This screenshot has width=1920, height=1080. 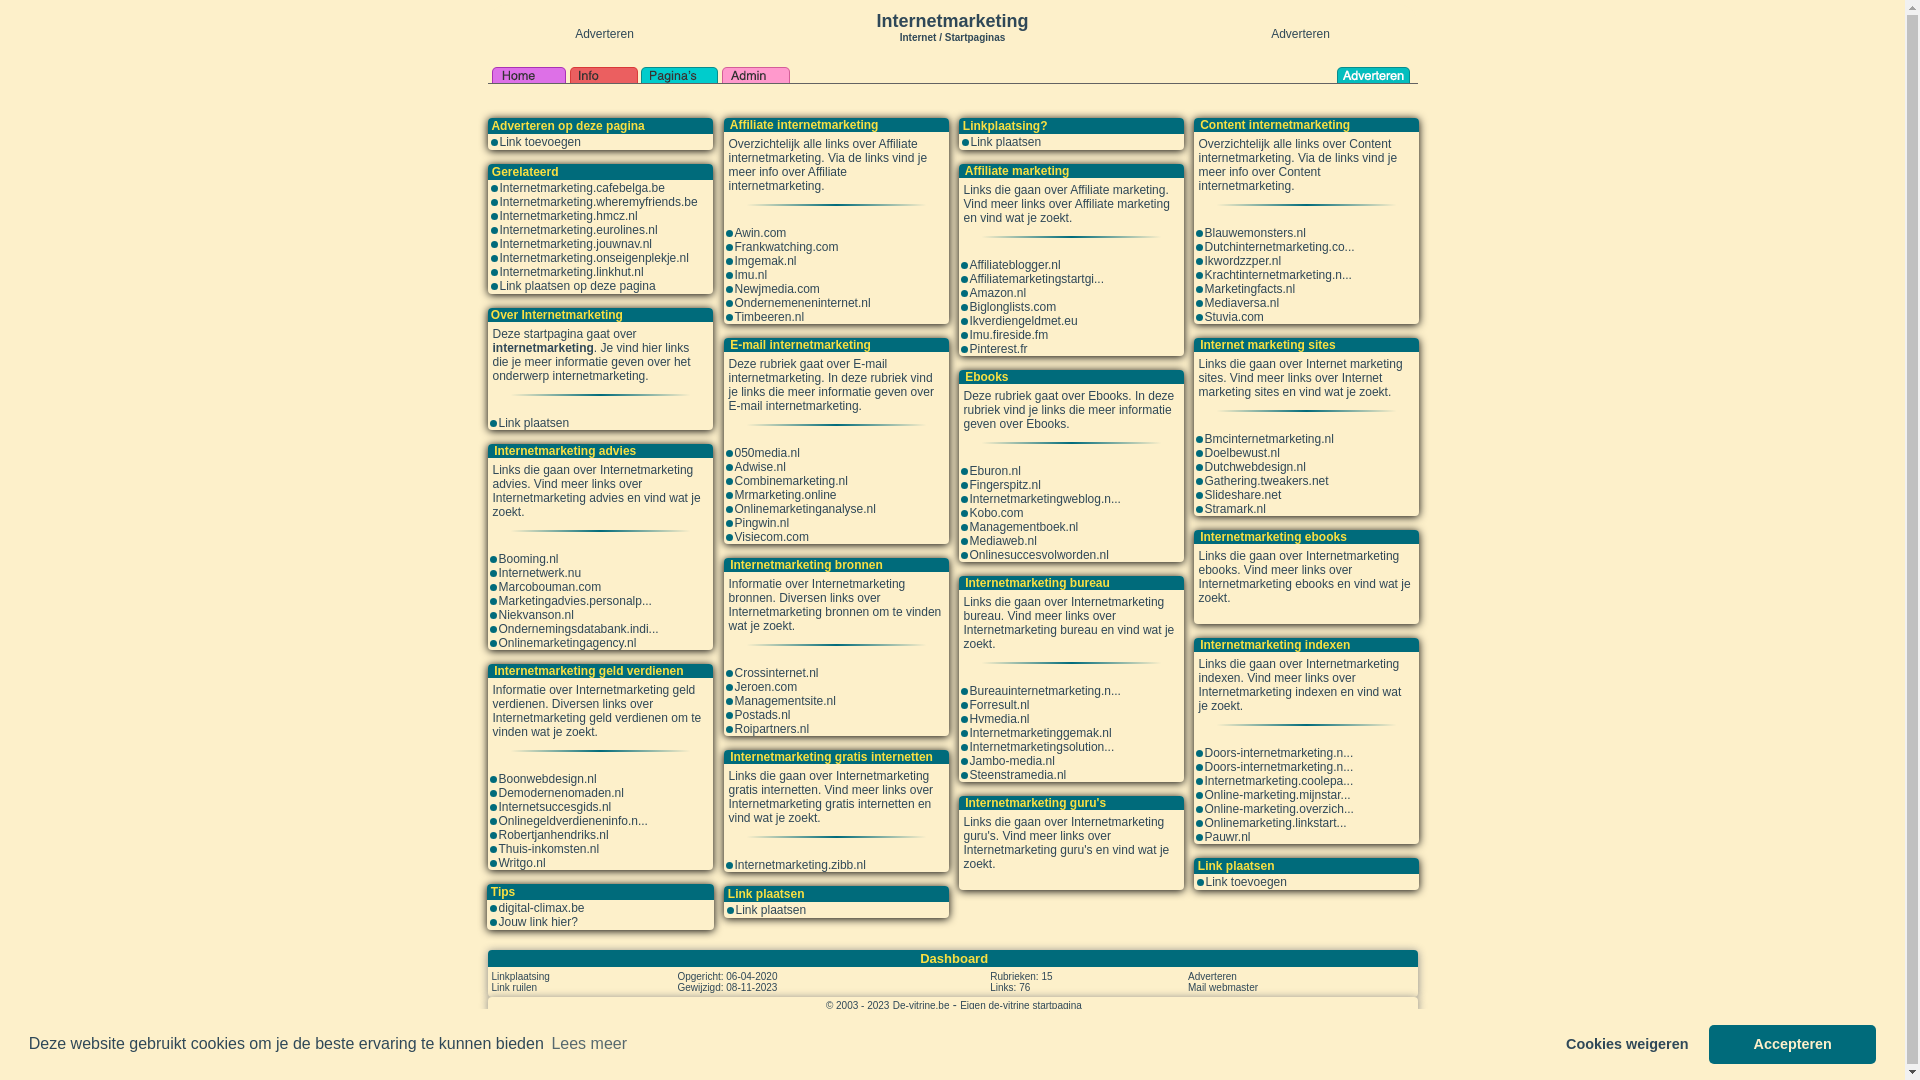 What do you see at coordinates (920, 1005) in the screenshot?
I see `'De-vitrine.be'` at bounding box center [920, 1005].